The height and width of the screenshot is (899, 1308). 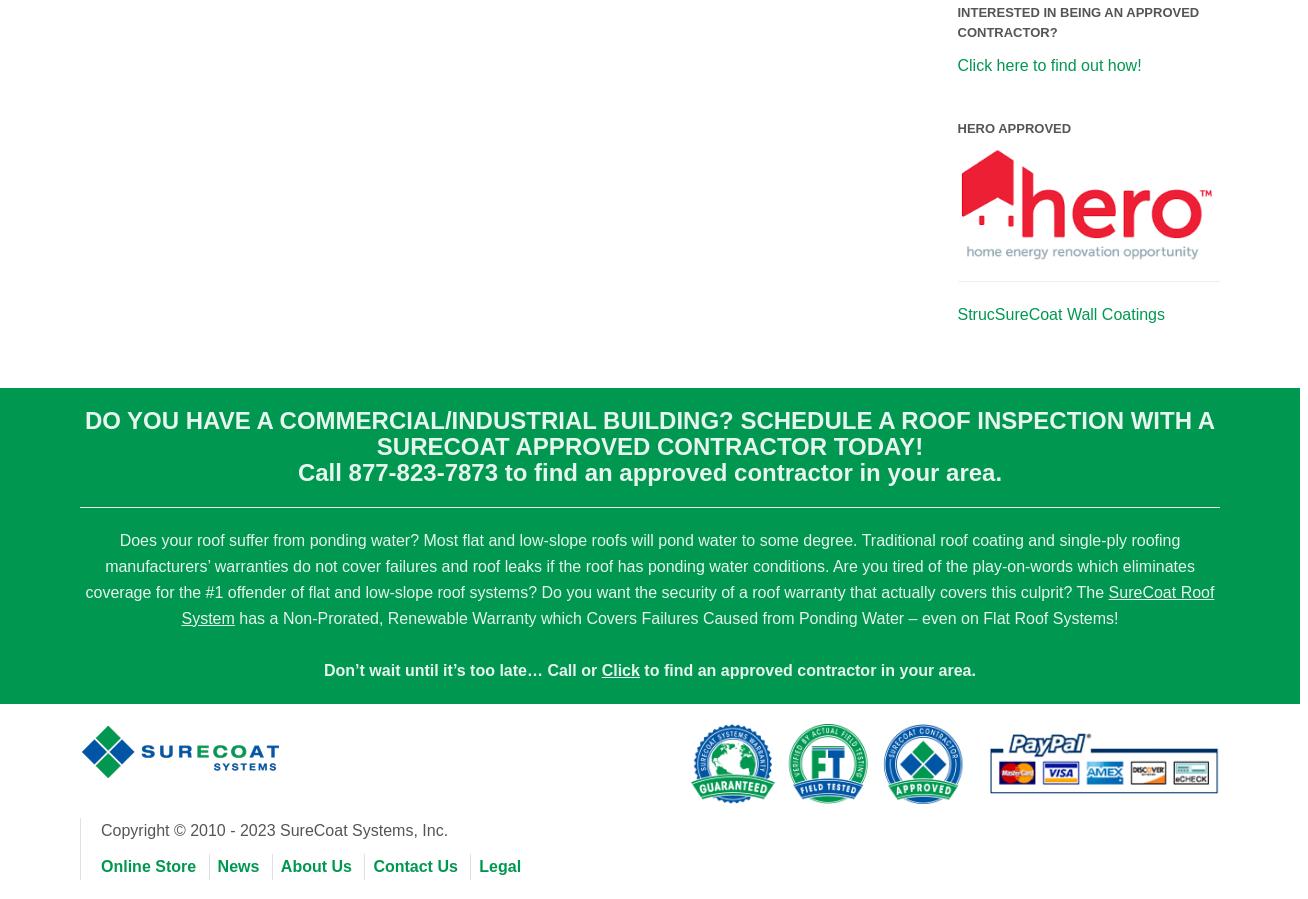 I want to click on 'HERO Approved', so click(x=1013, y=126).